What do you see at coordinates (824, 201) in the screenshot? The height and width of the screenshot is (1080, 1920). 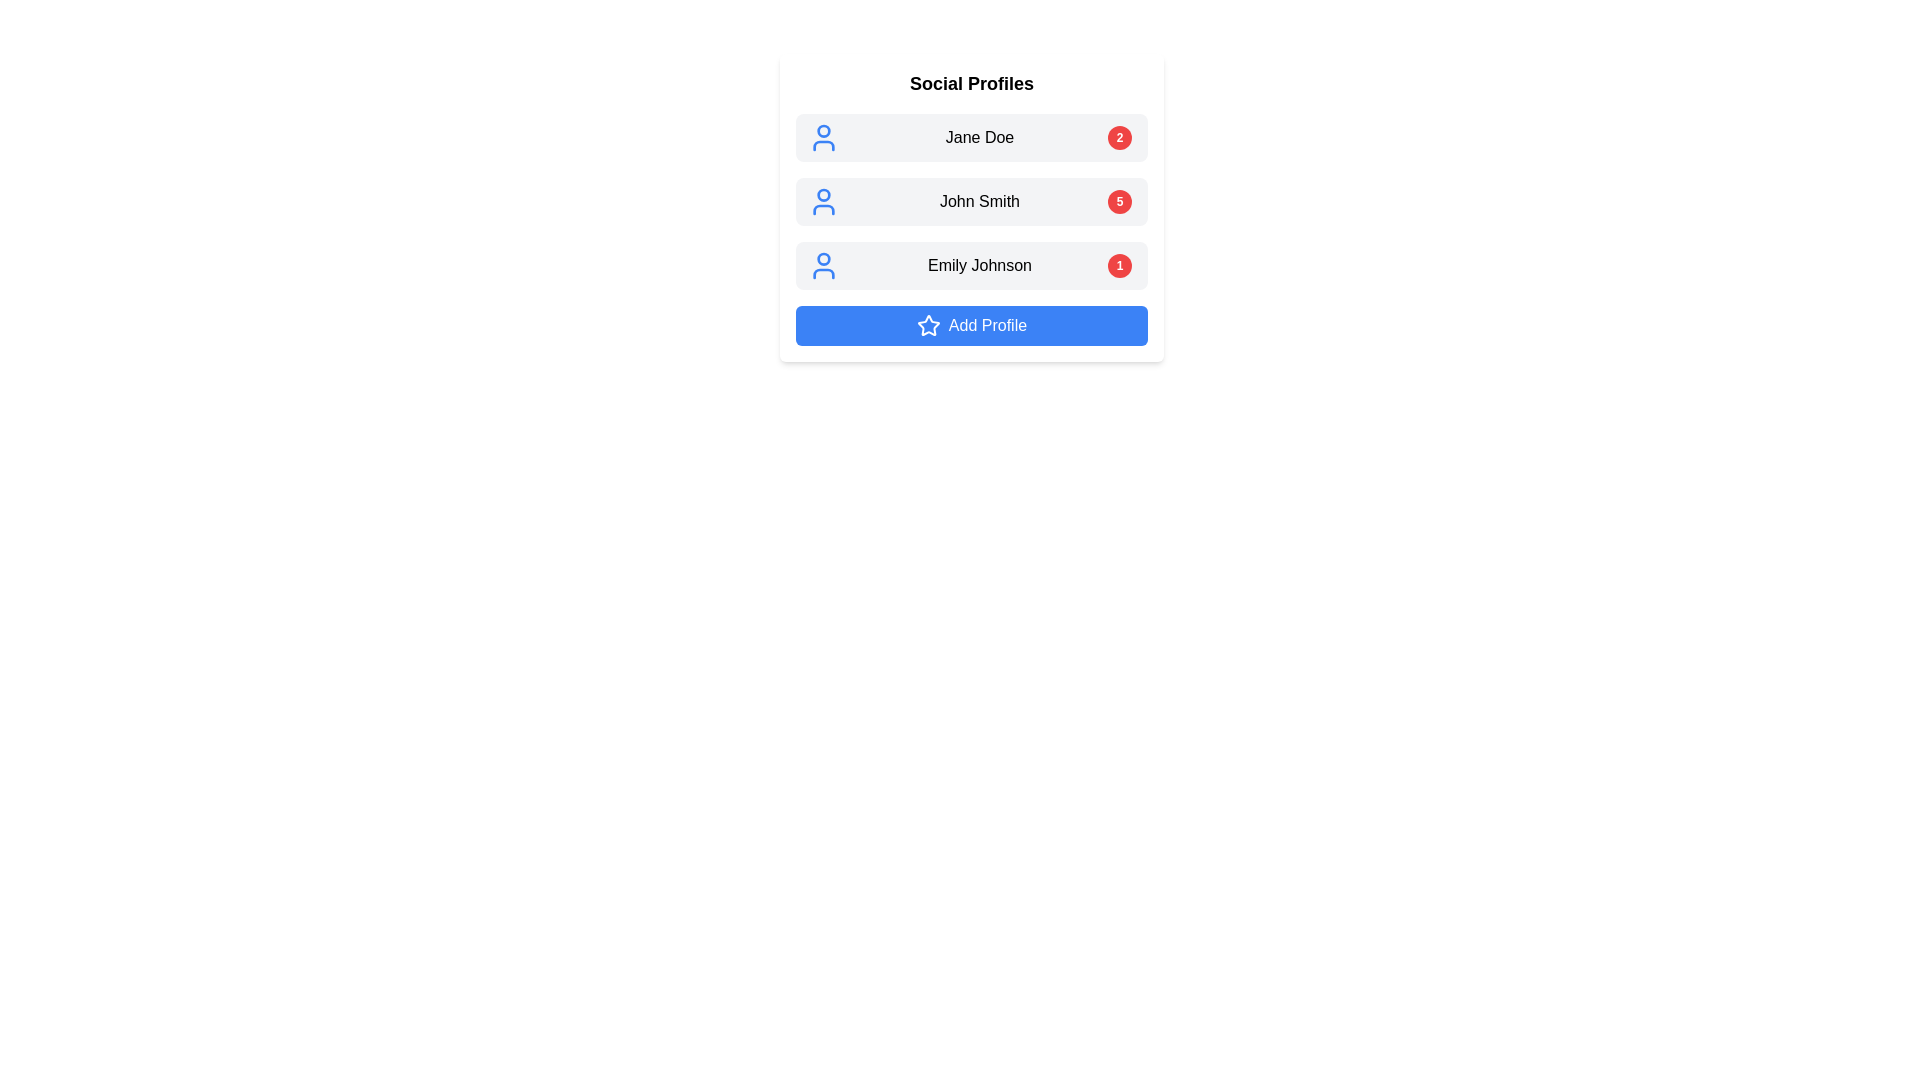 I see `the blue user profile icon representing a simplified human figure in the 'Social Profiles' widget, which is part of the row containing the text 'John Smith'` at bounding box center [824, 201].